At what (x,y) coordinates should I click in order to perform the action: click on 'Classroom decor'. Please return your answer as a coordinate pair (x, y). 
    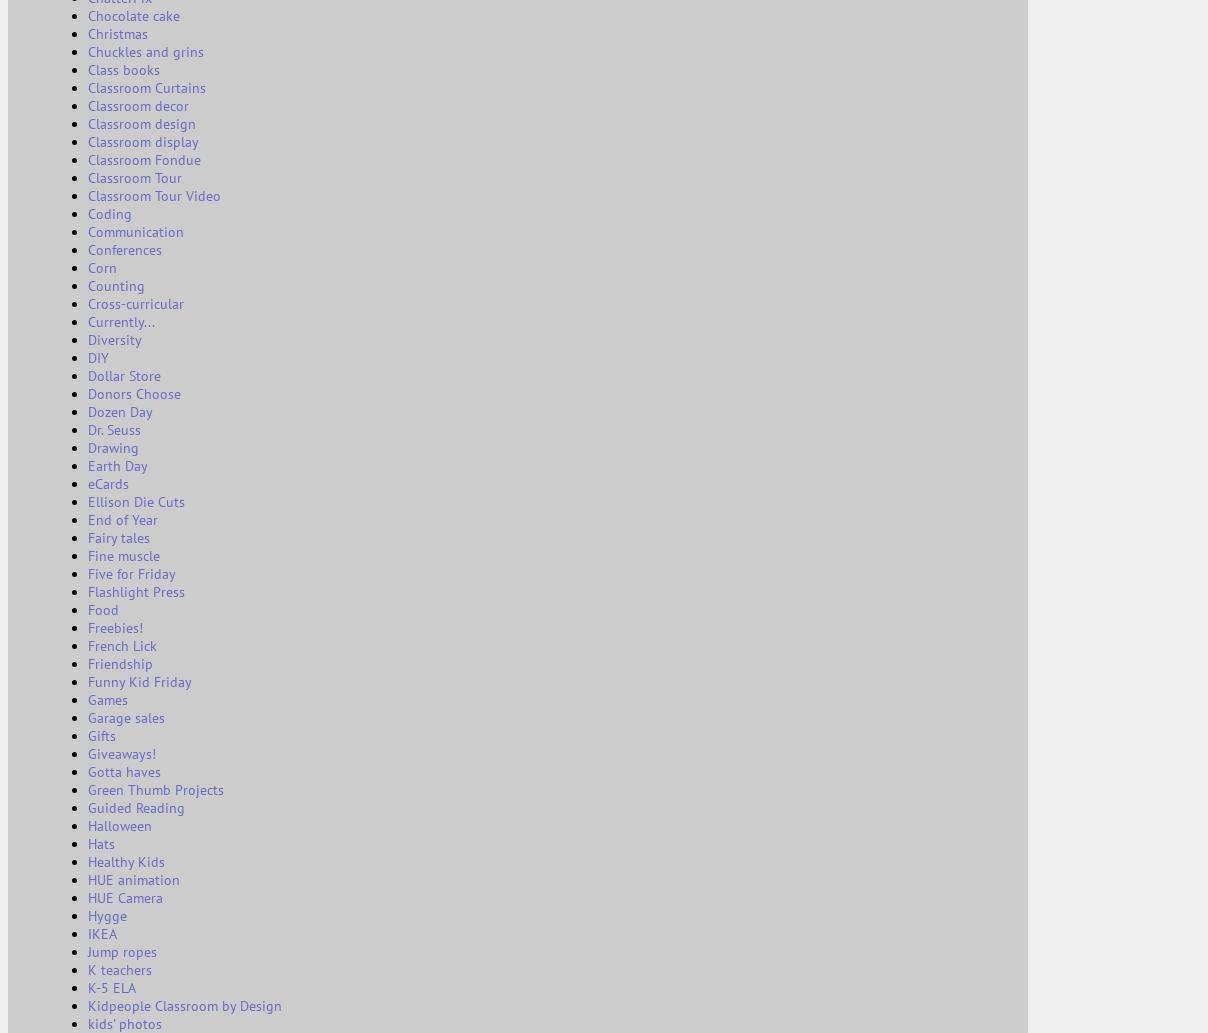
    Looking at the image, I should click on (137, 105).